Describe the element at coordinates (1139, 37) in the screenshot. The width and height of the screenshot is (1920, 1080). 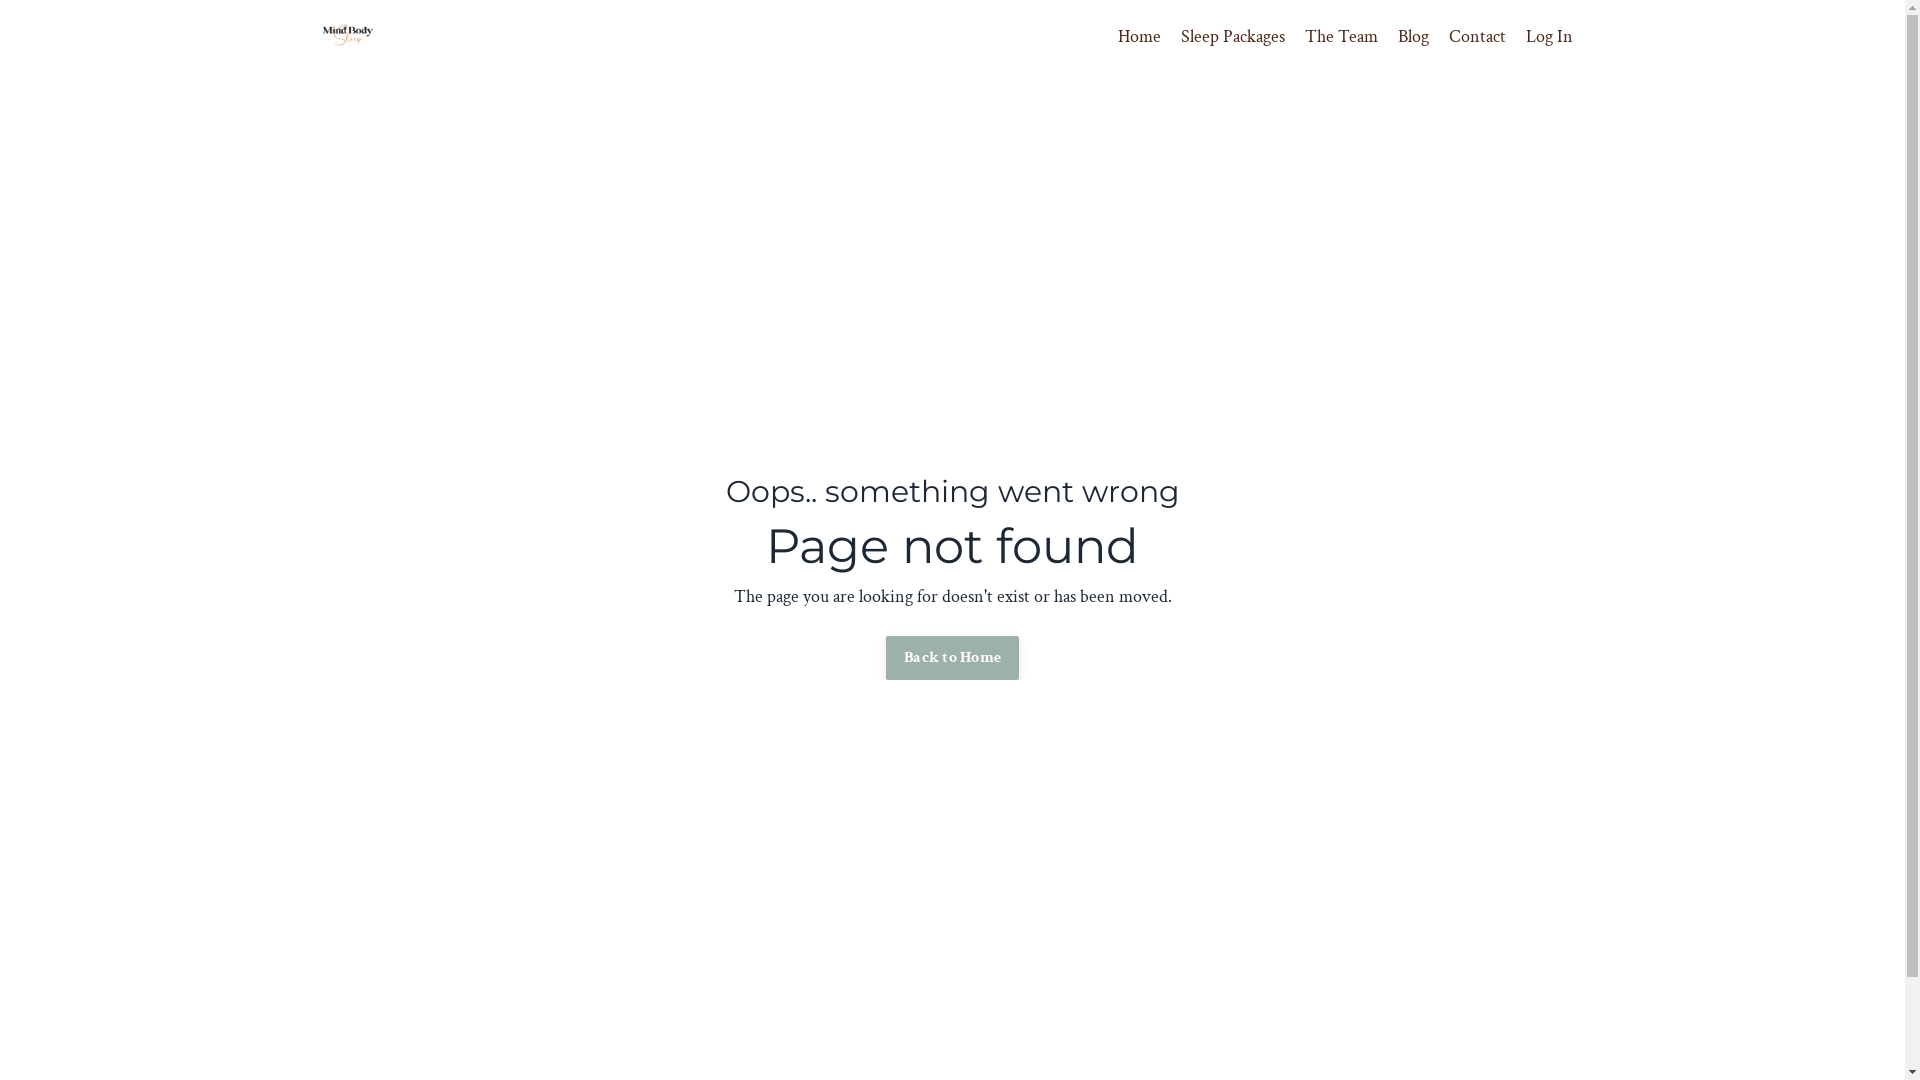
I see `'Home'` at that location.